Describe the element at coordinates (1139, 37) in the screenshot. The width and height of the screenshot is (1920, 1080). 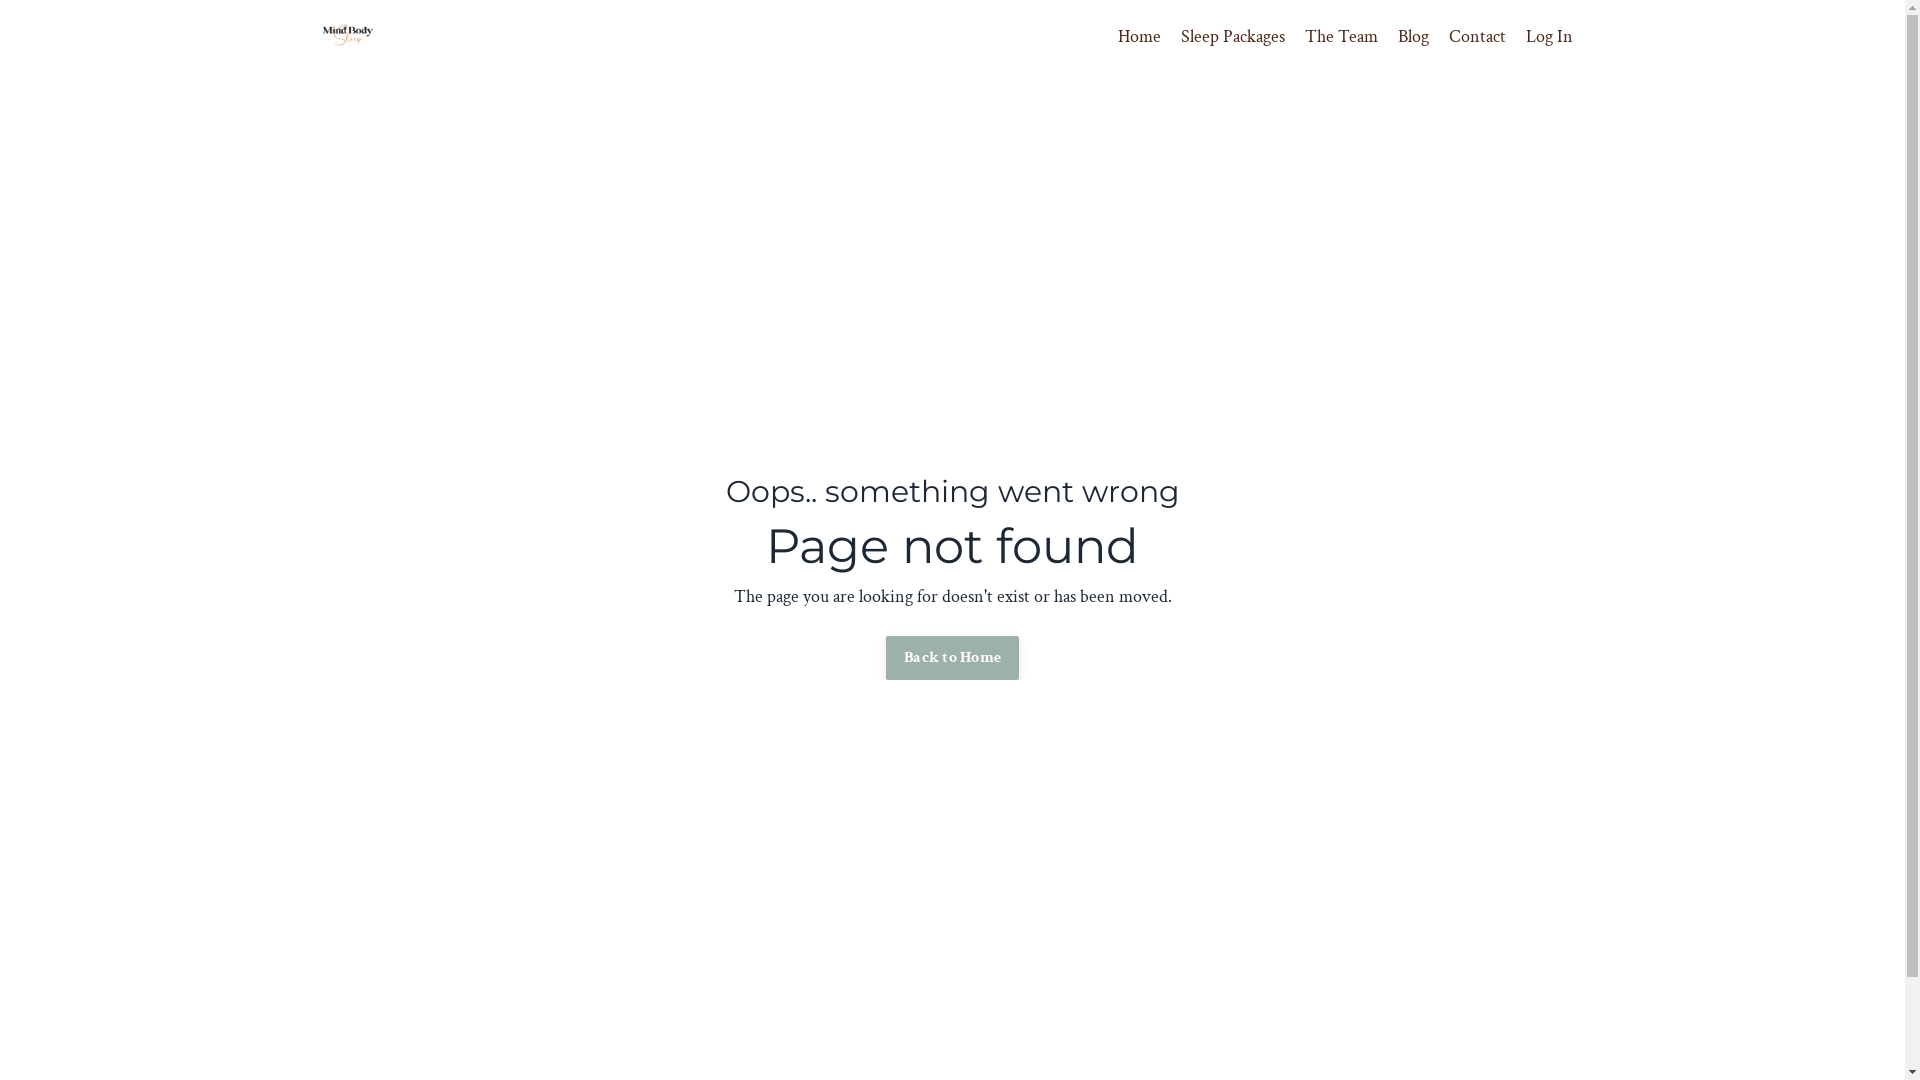
I see `'Home'` at that location.